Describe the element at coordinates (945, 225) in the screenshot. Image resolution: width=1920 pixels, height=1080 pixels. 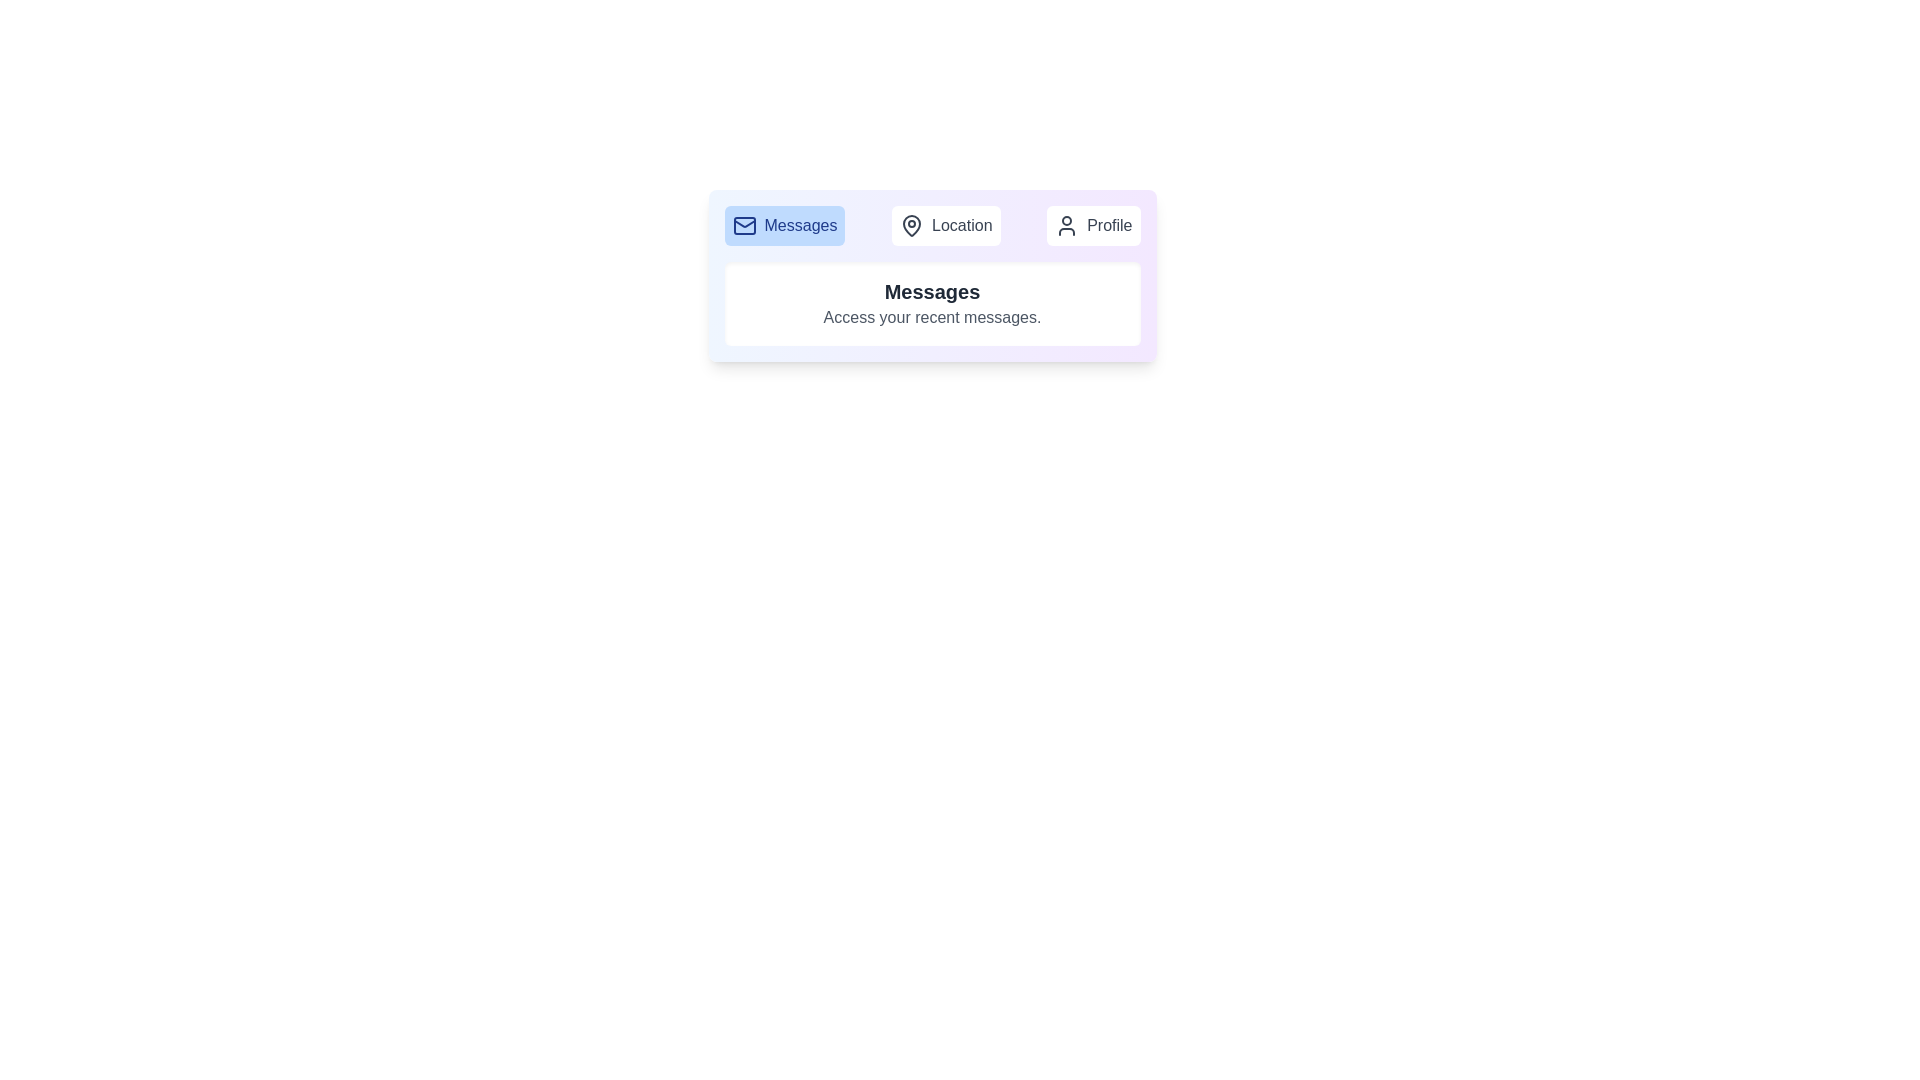
I see `the Location tab by clicking on its button` at that location.